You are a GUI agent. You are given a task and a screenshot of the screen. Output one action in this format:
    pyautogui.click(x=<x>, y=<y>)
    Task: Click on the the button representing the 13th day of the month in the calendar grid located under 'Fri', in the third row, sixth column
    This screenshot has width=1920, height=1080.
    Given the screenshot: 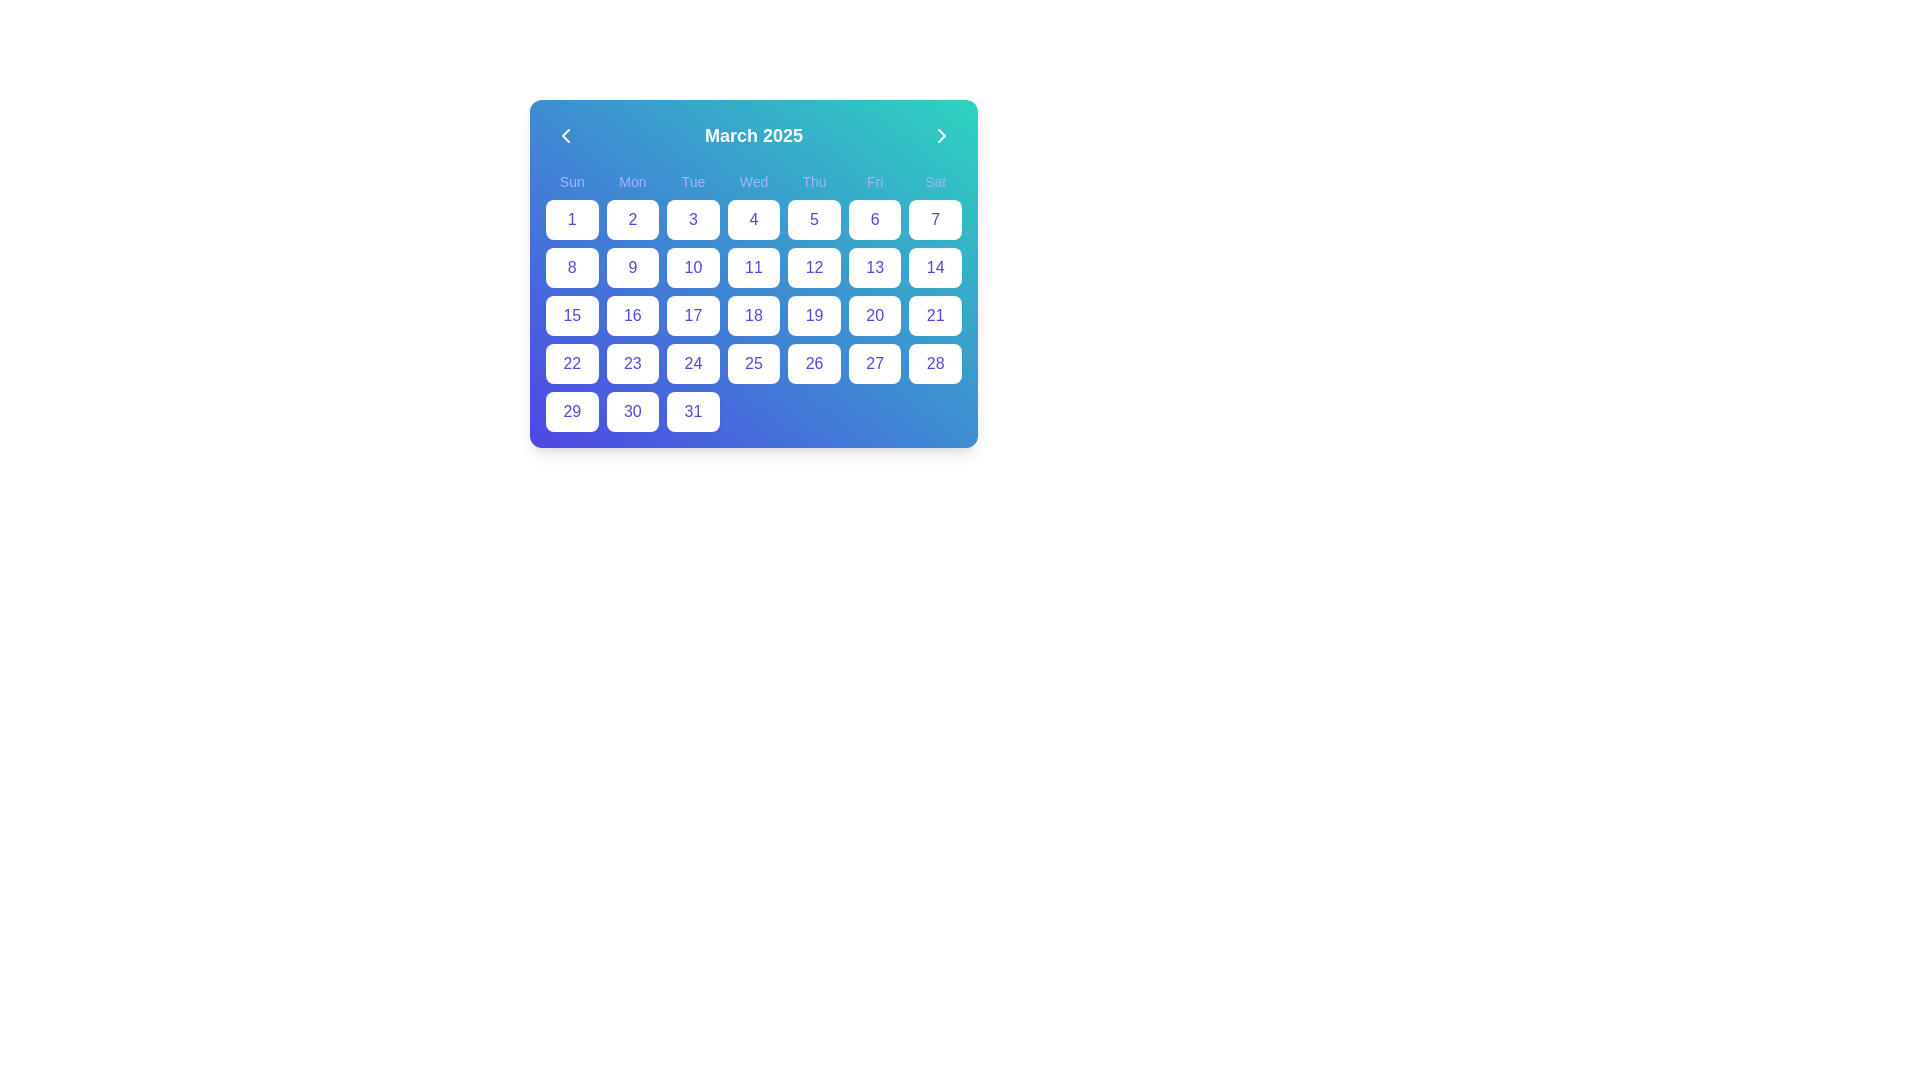 What is the action you would take?
    pyautogui.click(x=874, y=266)
    